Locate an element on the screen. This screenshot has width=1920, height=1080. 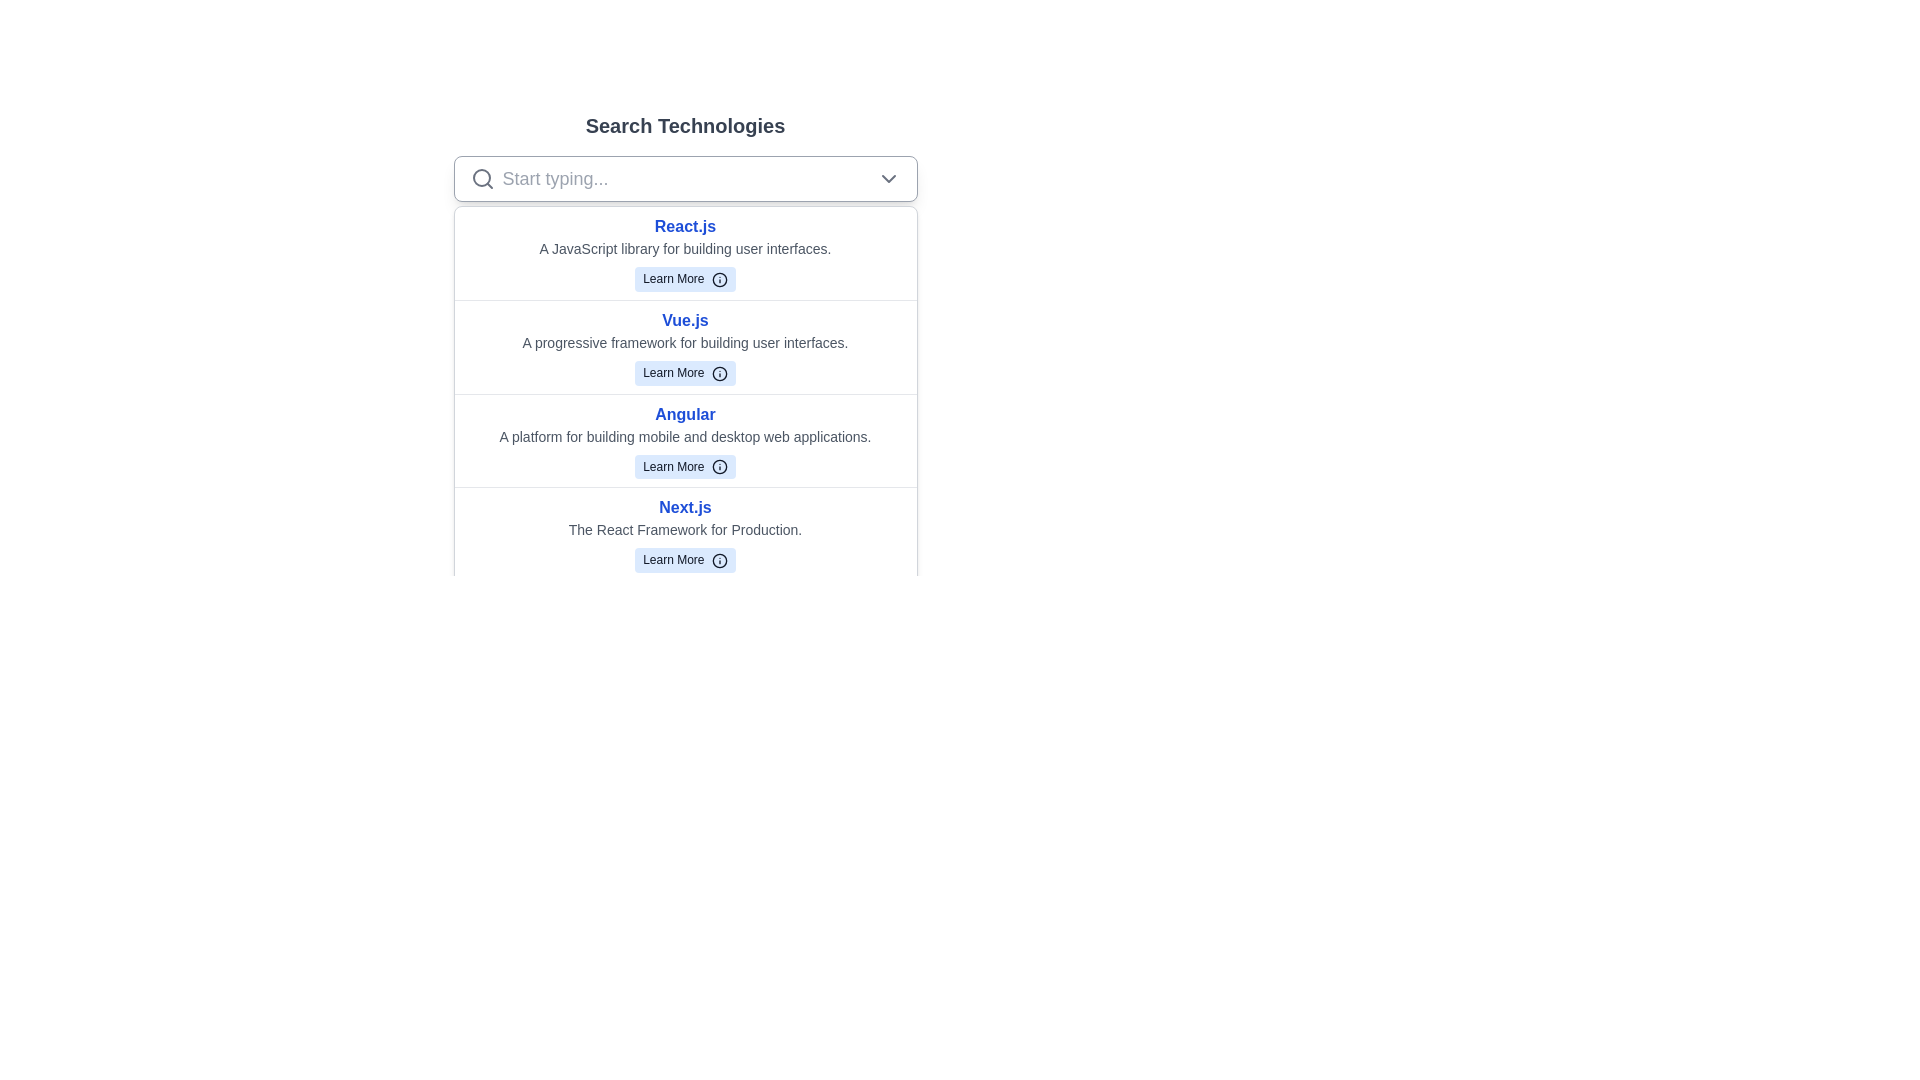
the 'Learn More' button on the Informational card for 'Next.js', which is the fourth item in a vertical list of components is located at coordinates (685, 534).